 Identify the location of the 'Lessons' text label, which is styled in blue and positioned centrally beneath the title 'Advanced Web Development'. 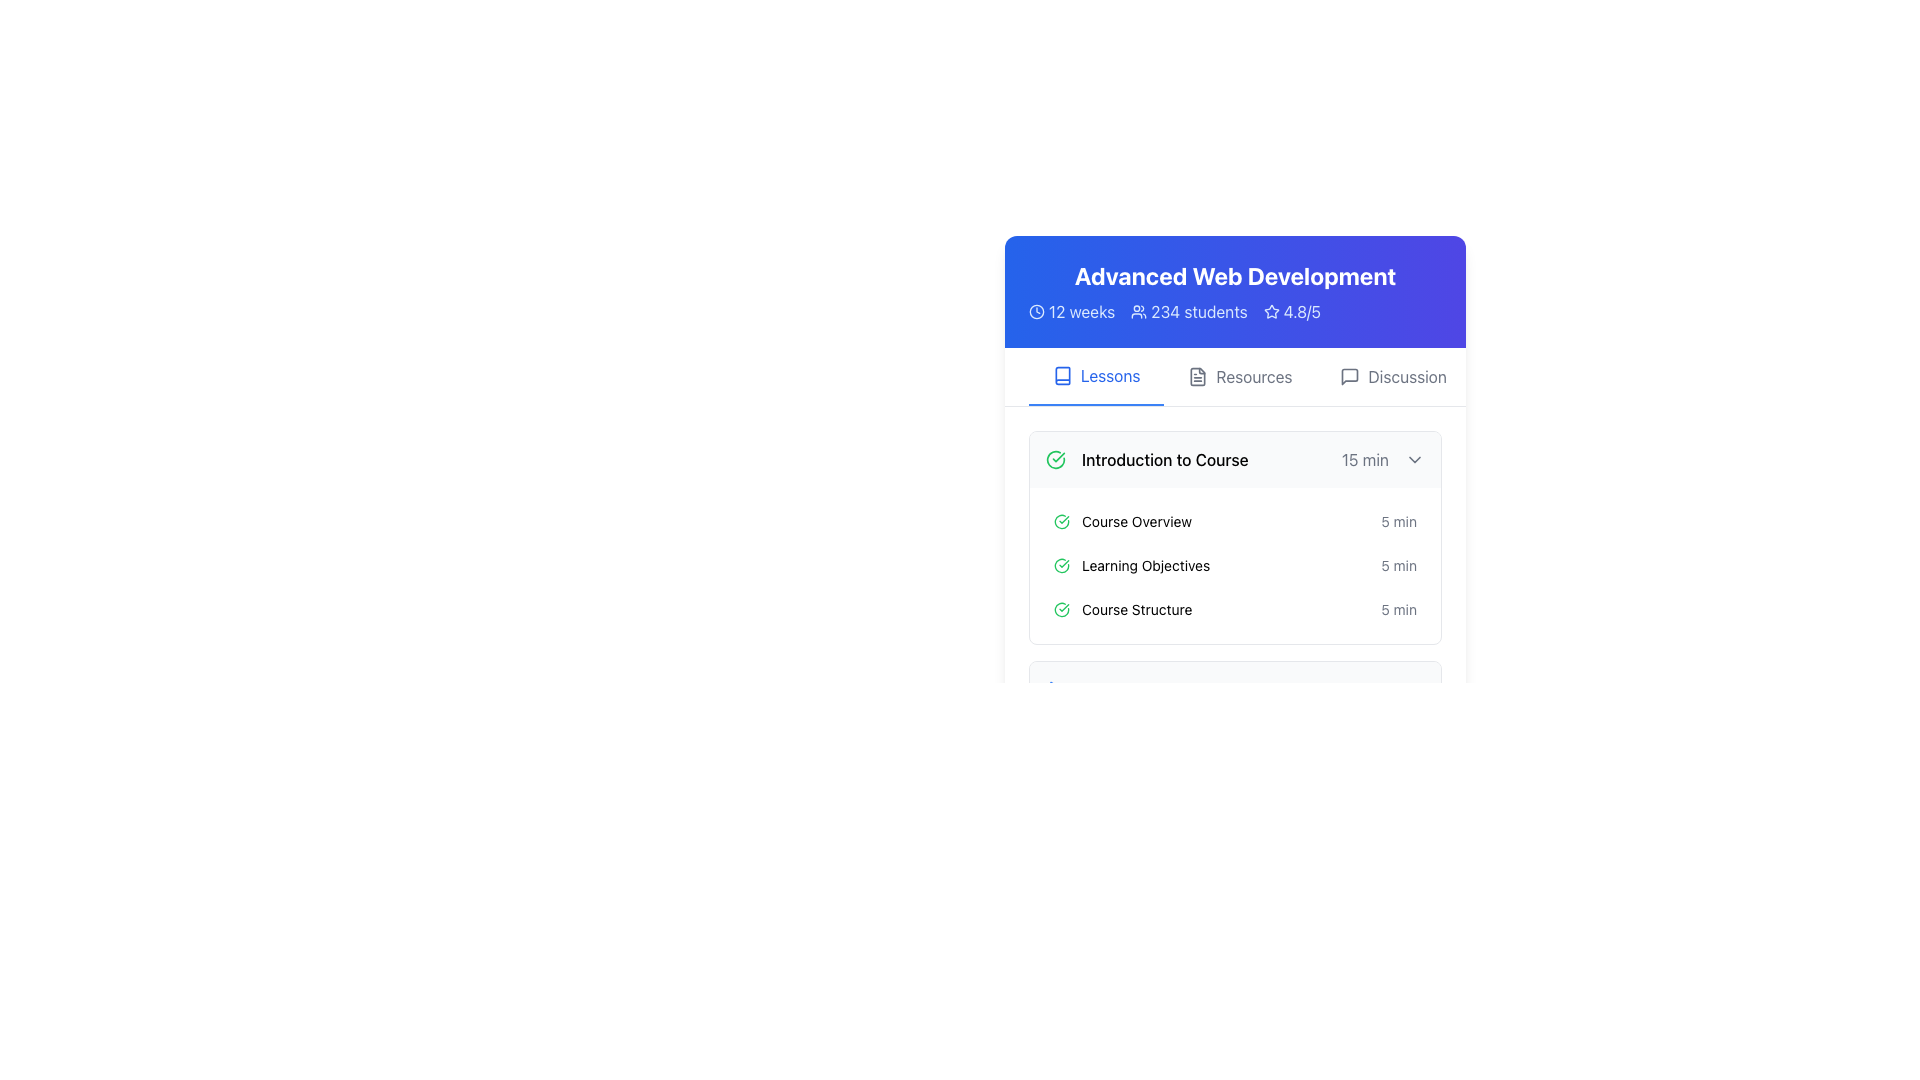
(1109, 375).